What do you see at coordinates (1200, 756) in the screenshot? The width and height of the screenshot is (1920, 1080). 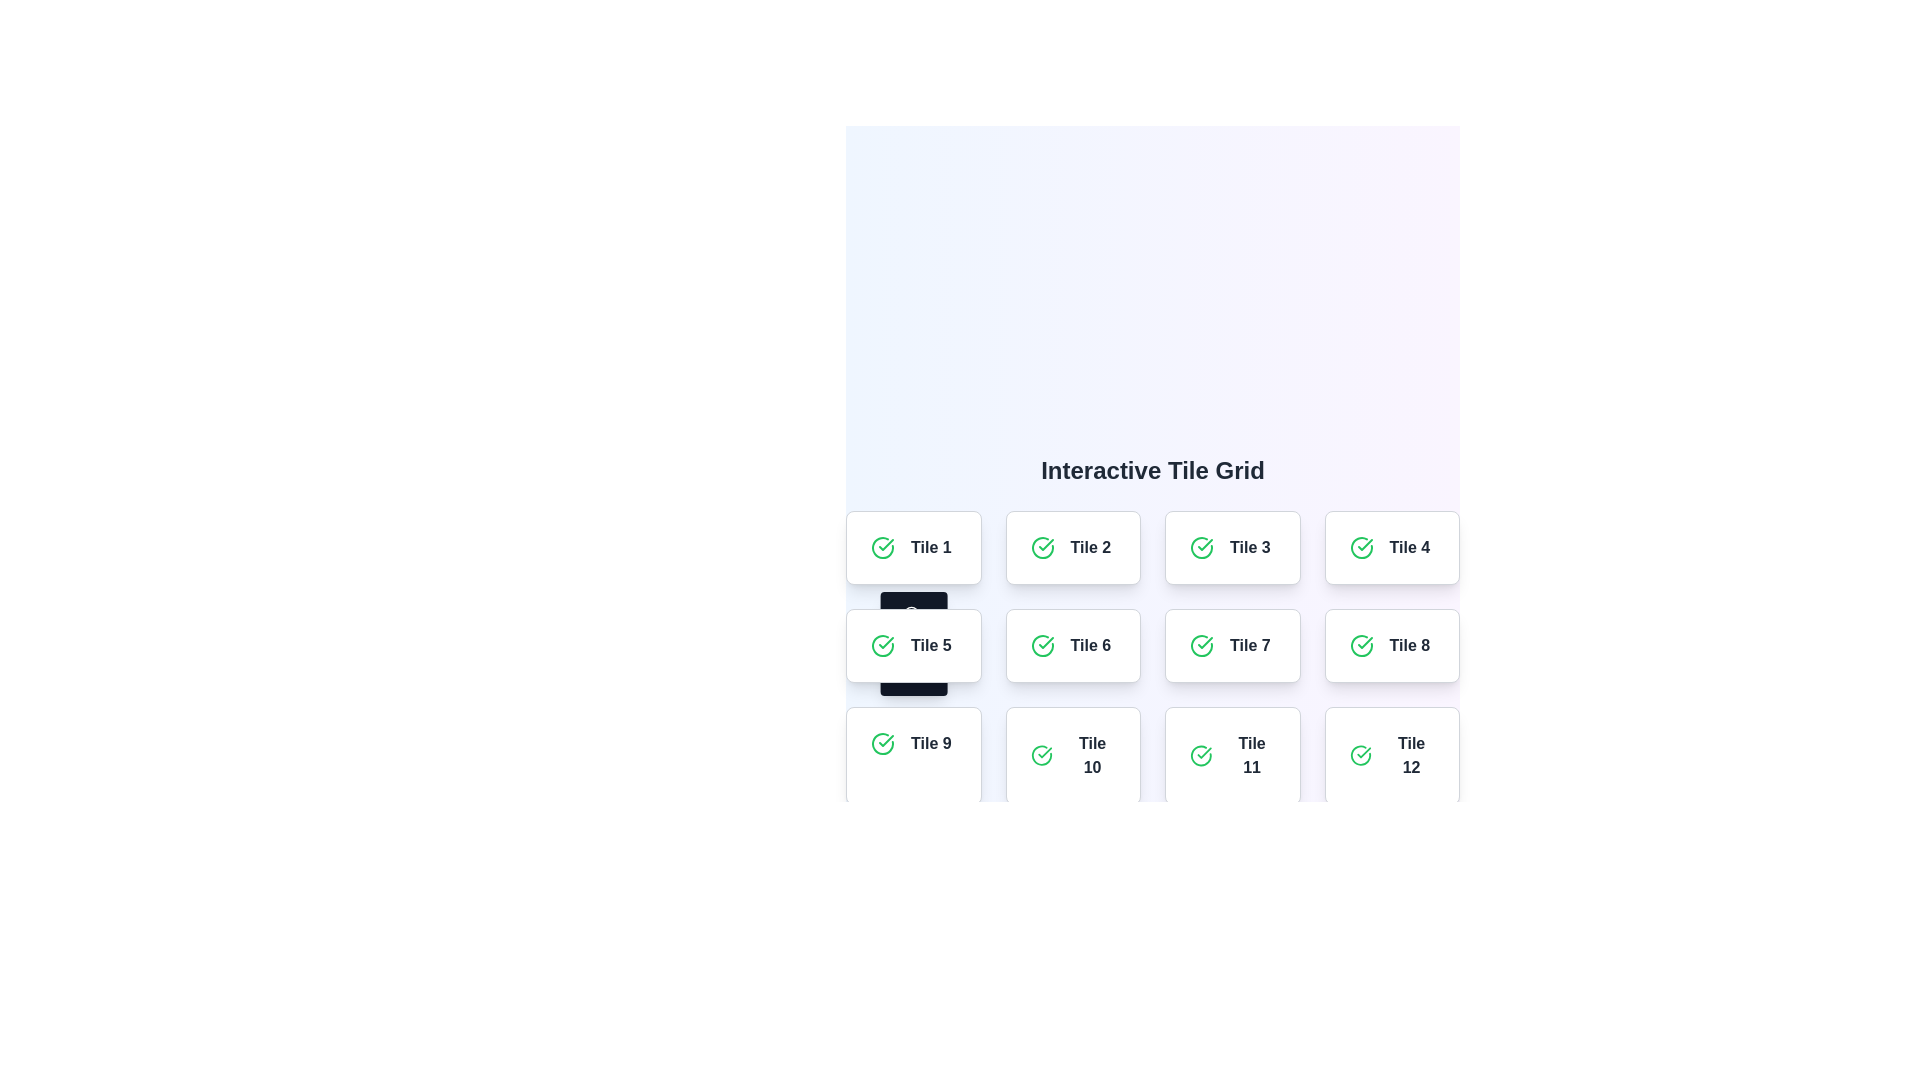 I see `the circular success icon located at the center of 'Tile 11' card in the third row of the grid` at bounding box center [1200, 756].